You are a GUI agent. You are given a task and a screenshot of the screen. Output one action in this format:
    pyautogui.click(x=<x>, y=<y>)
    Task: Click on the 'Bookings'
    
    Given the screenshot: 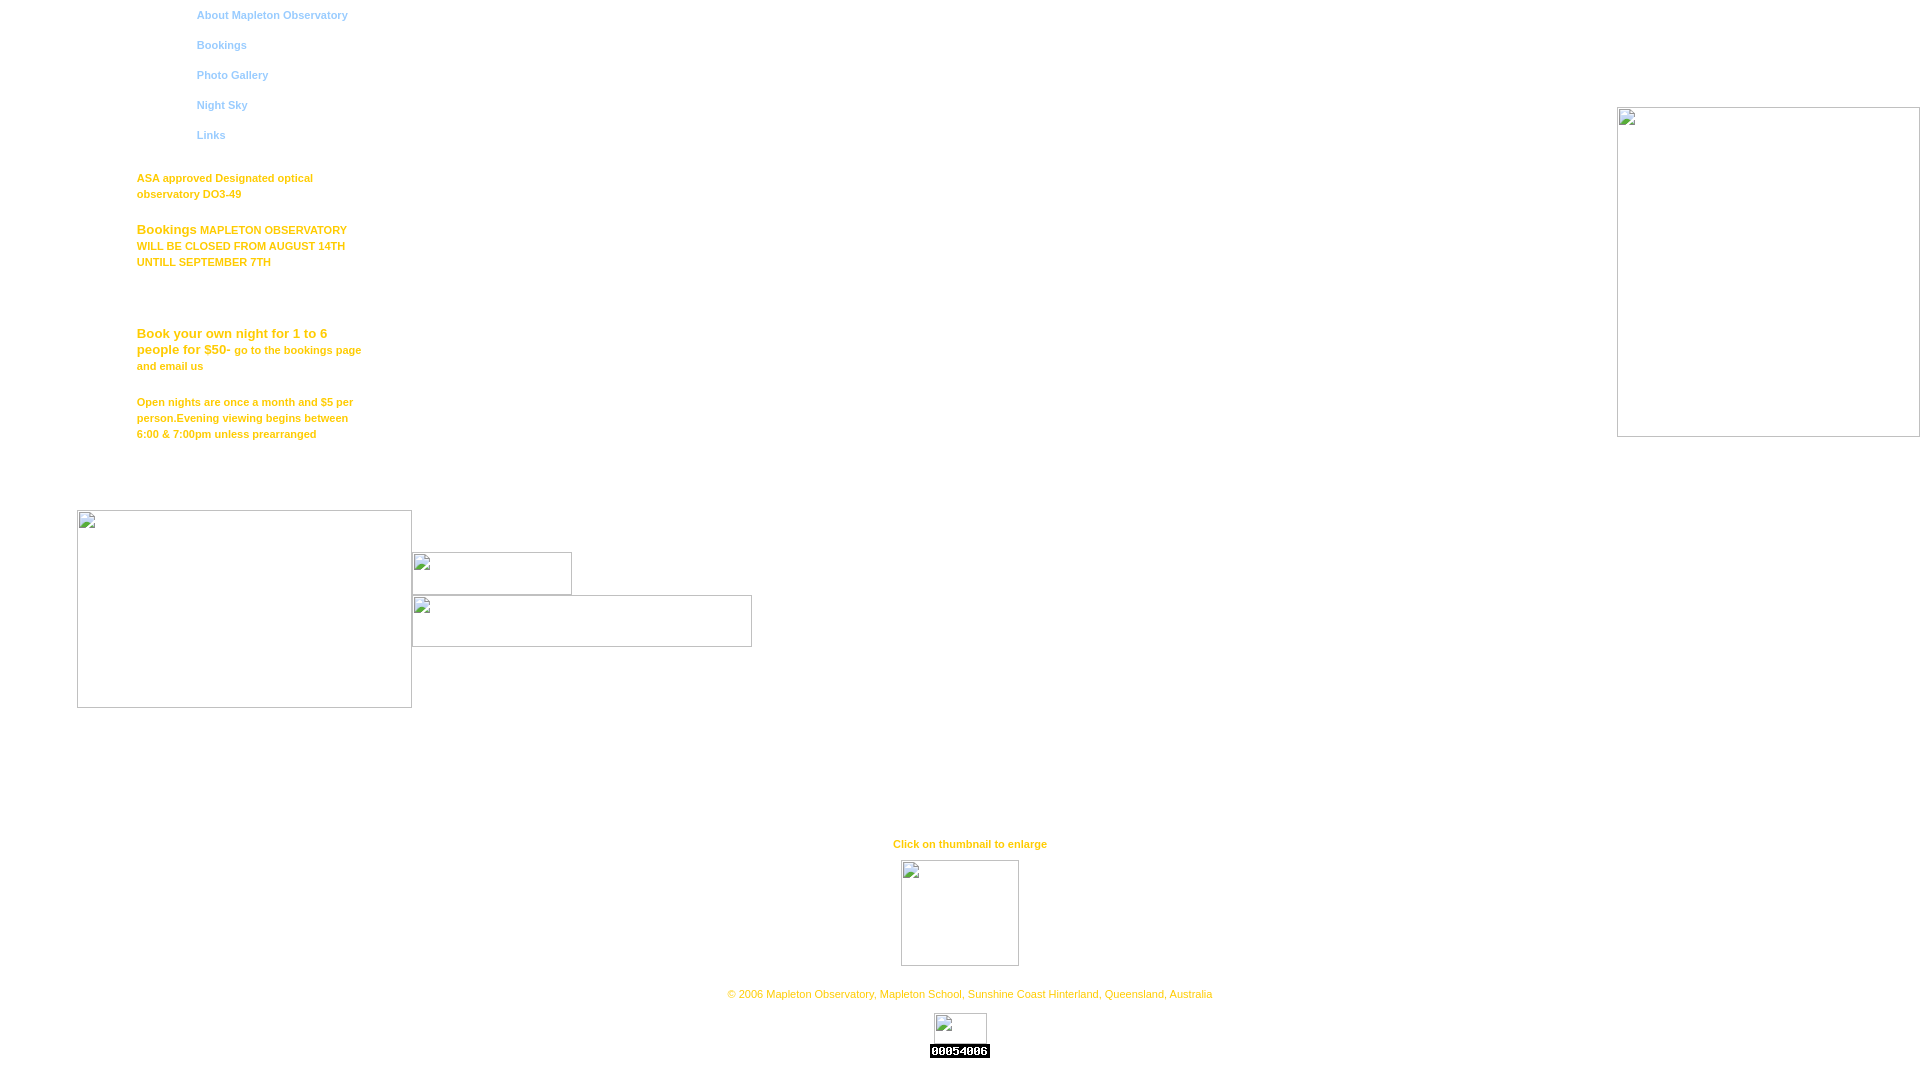 What is the action you would take?
    pyautogui.click(x=221, y=45)
    